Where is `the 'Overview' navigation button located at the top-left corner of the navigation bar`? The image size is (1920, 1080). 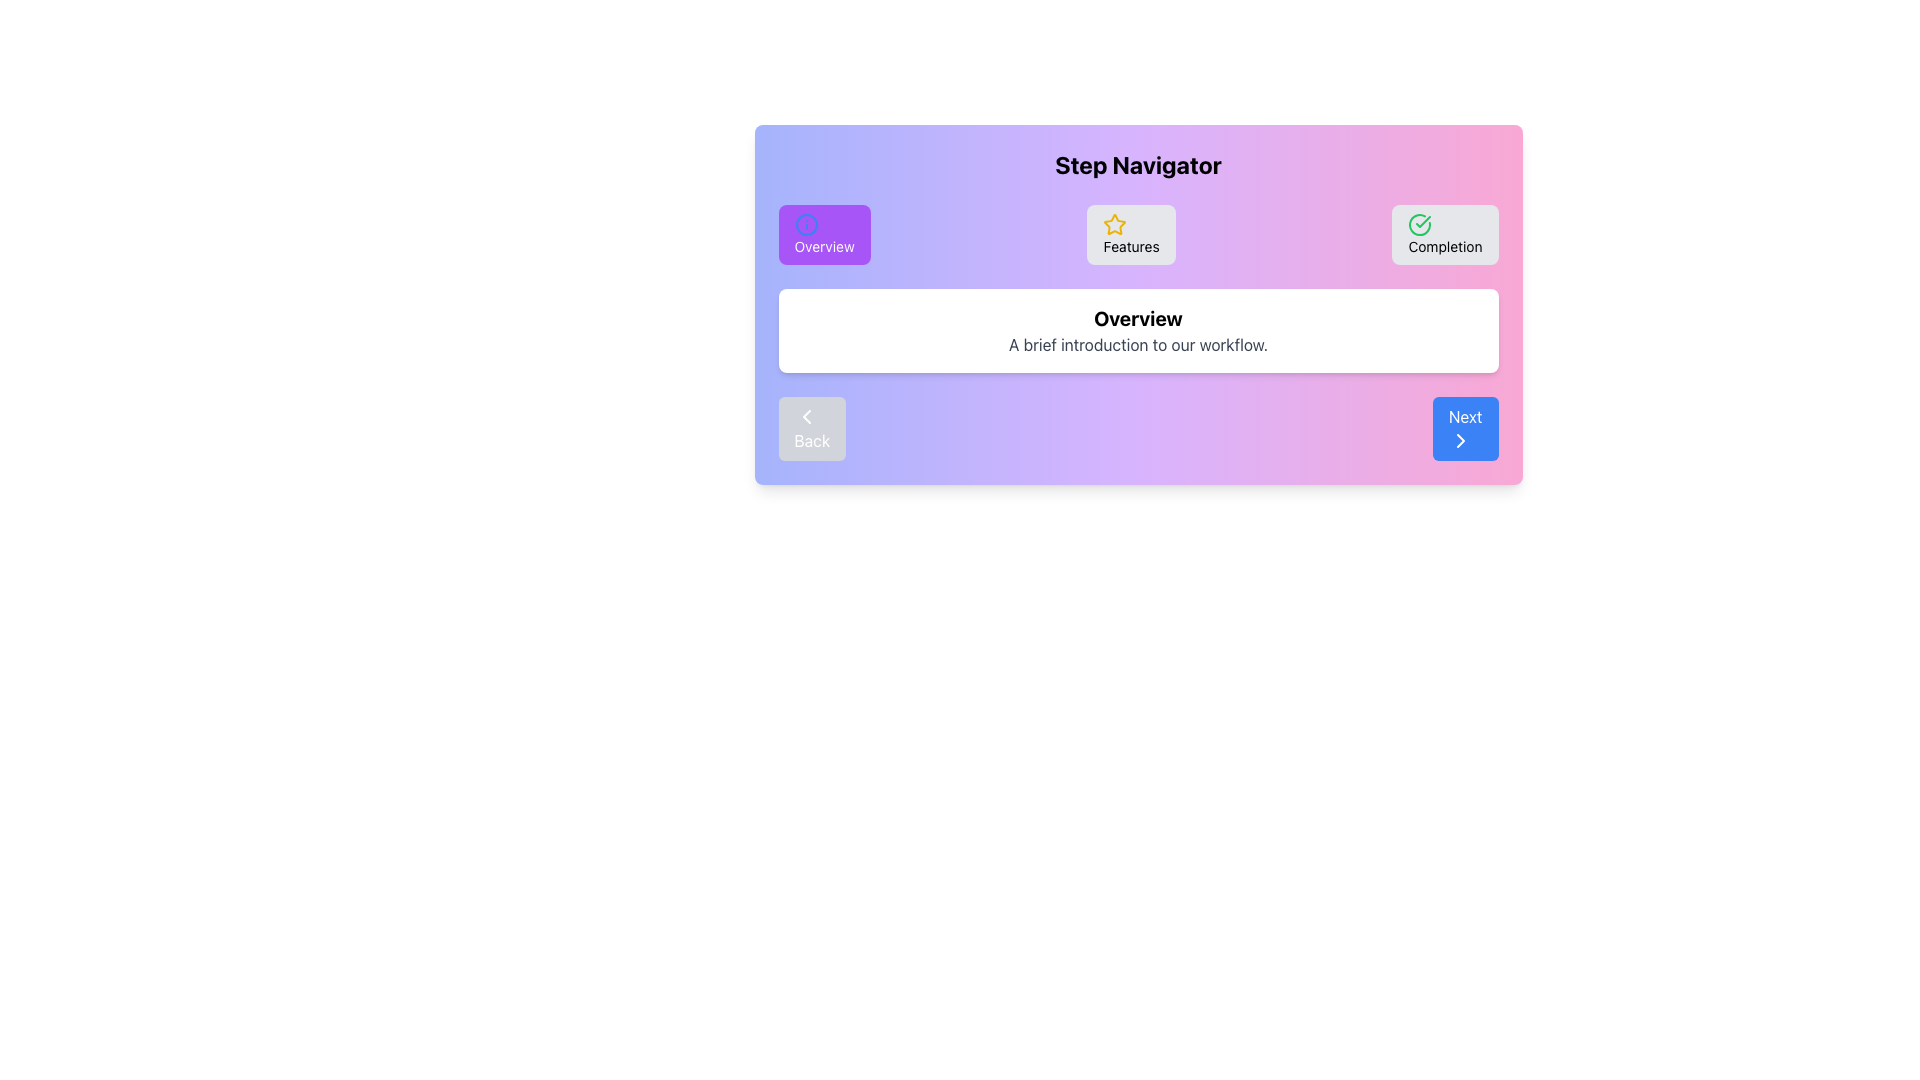 the 'Overview' navigation button located at the top-left corner of the navigation bar is located at coordinates (824, 234).